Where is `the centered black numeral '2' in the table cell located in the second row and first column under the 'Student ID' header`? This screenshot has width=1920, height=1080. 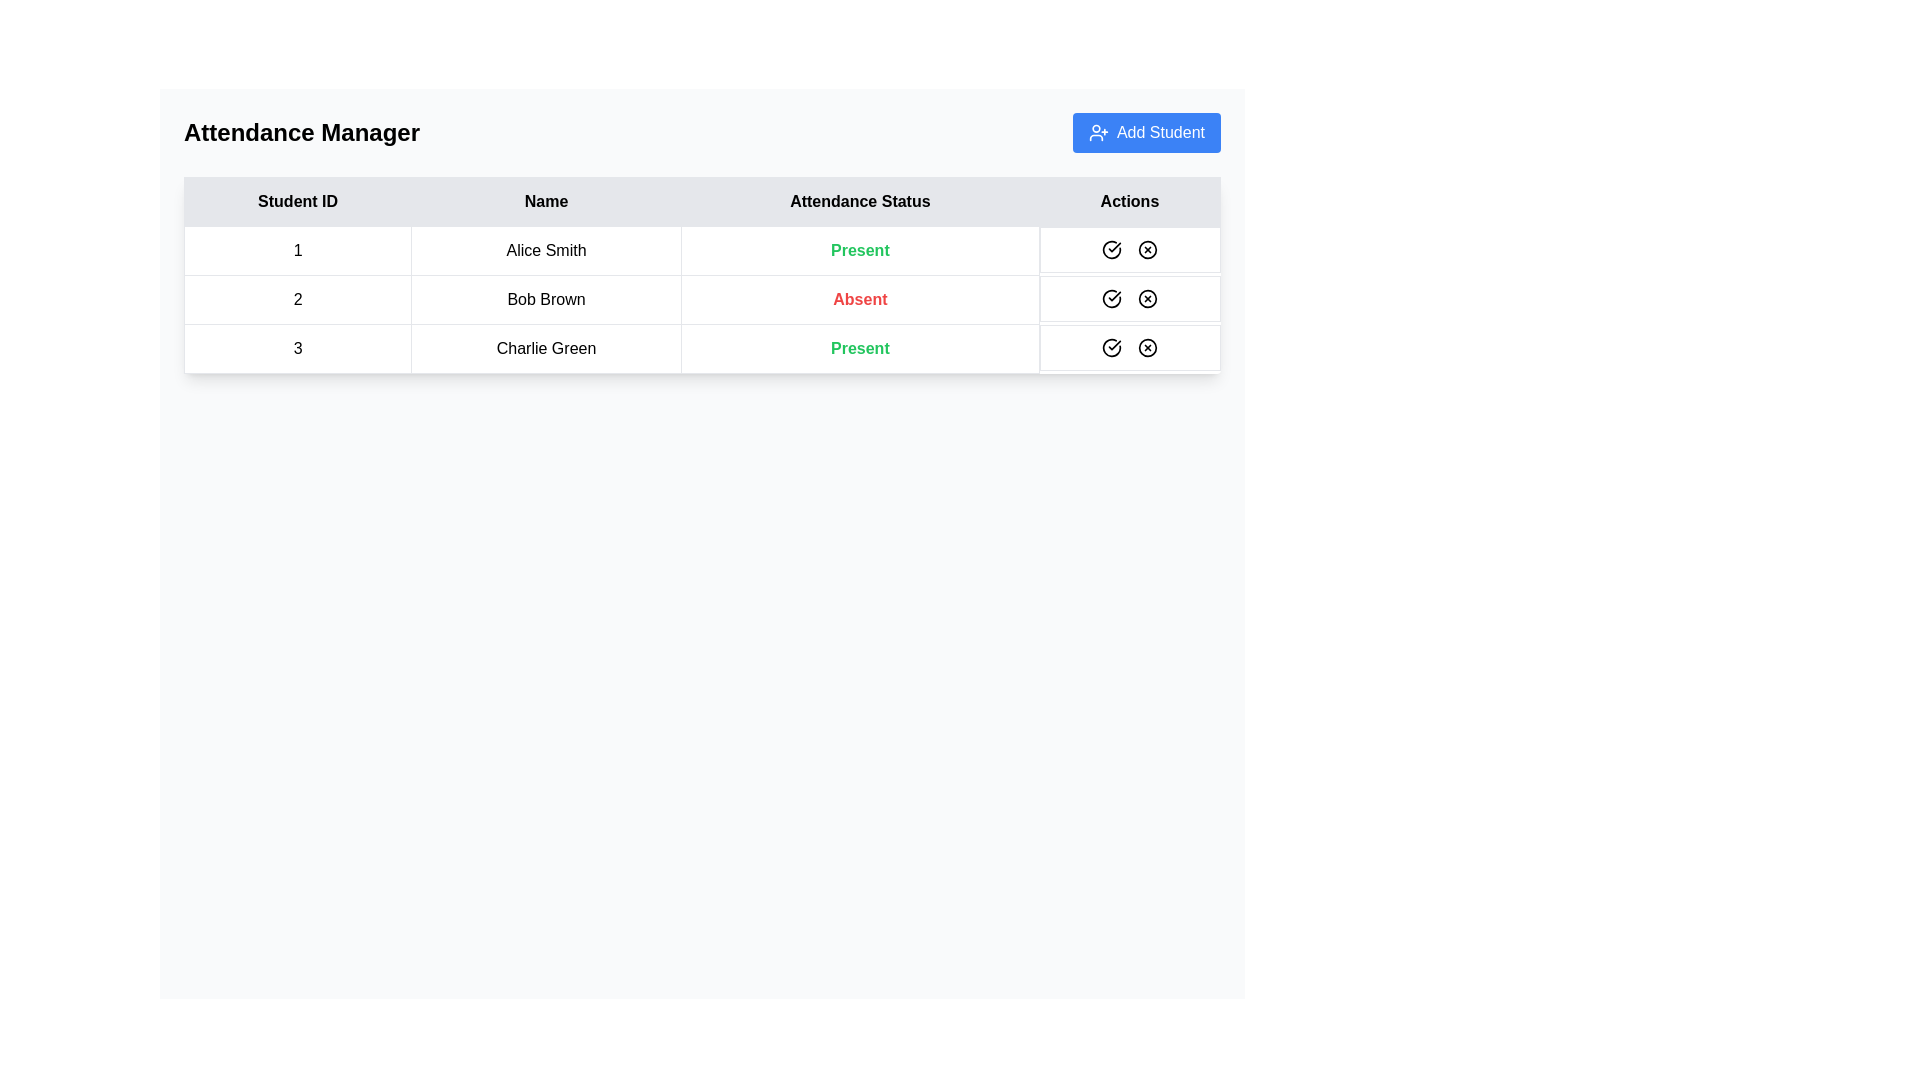
the centered black numeral '2' in the table cell located in the second row and first column under the 'Student ID' header is located at coordinates (297, 300).